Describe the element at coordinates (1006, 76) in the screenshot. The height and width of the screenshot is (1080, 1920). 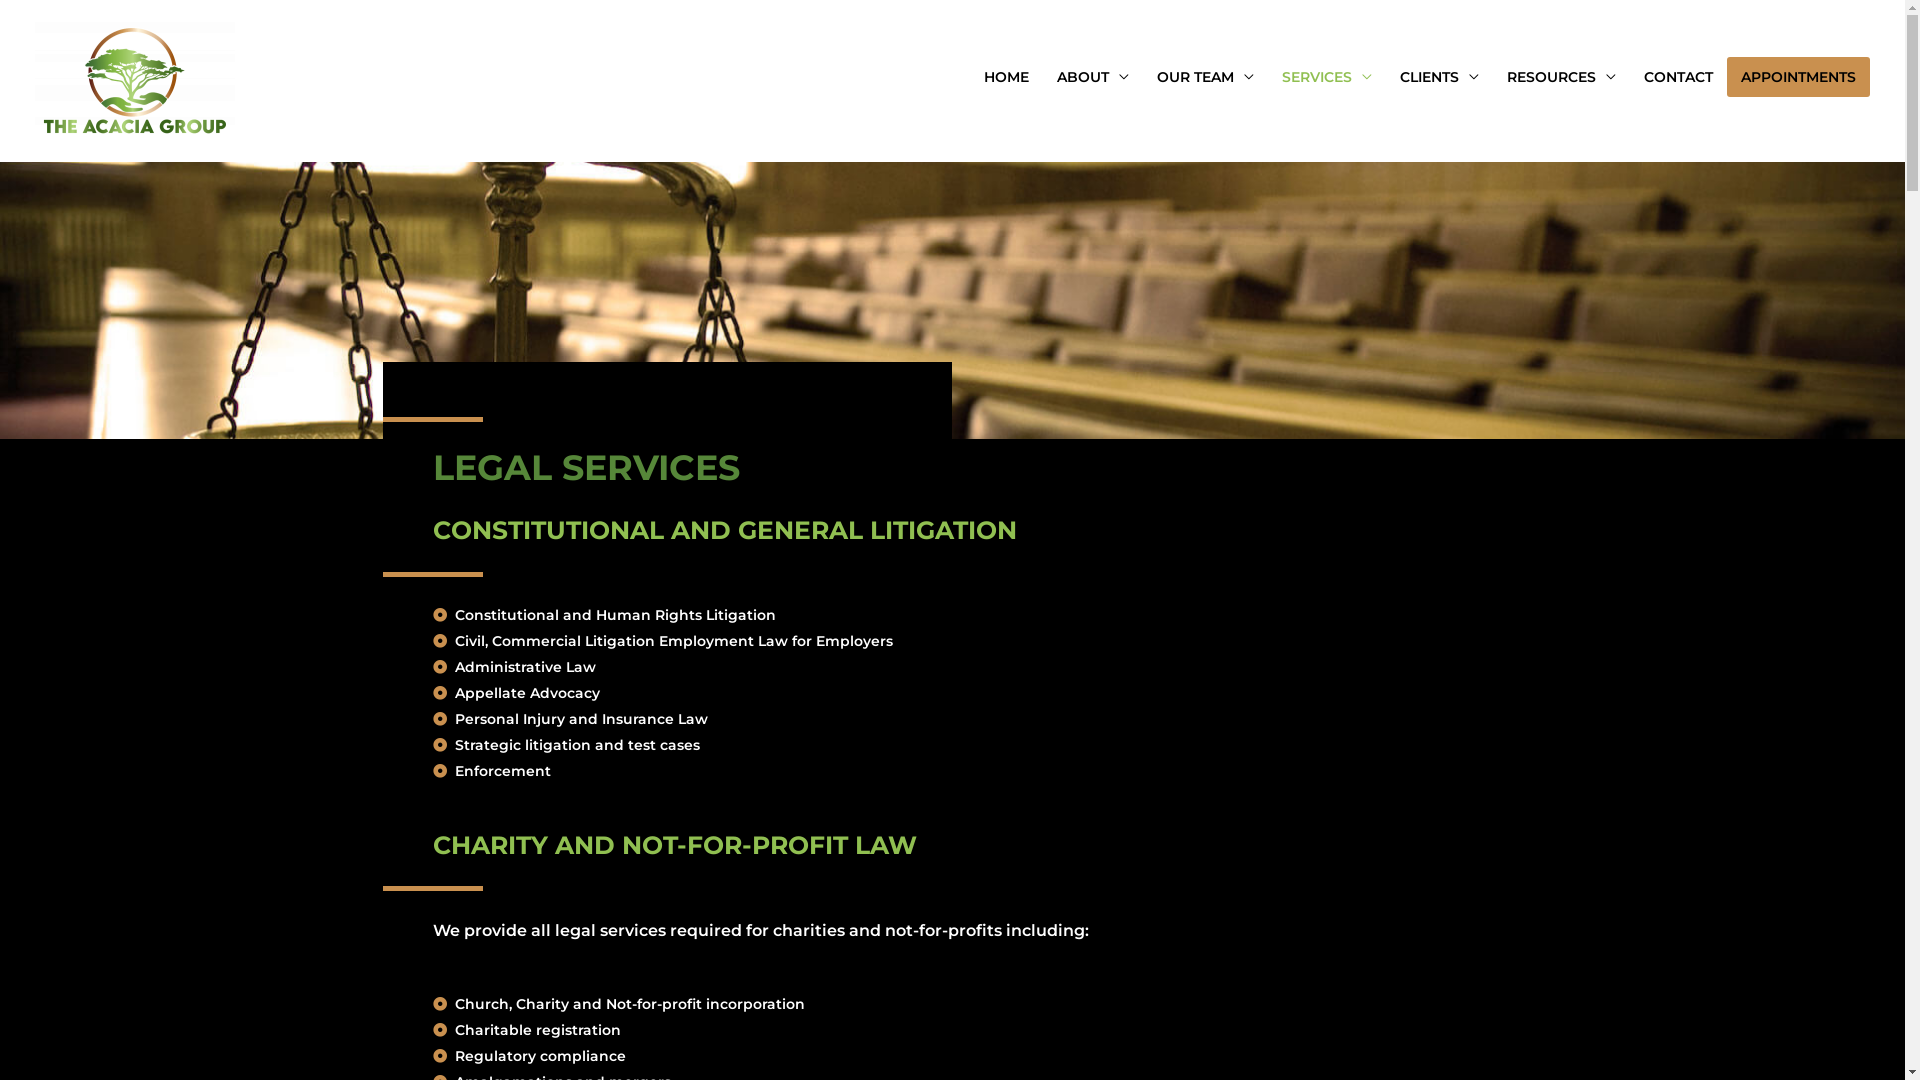
I see `'HOME'` at that location.